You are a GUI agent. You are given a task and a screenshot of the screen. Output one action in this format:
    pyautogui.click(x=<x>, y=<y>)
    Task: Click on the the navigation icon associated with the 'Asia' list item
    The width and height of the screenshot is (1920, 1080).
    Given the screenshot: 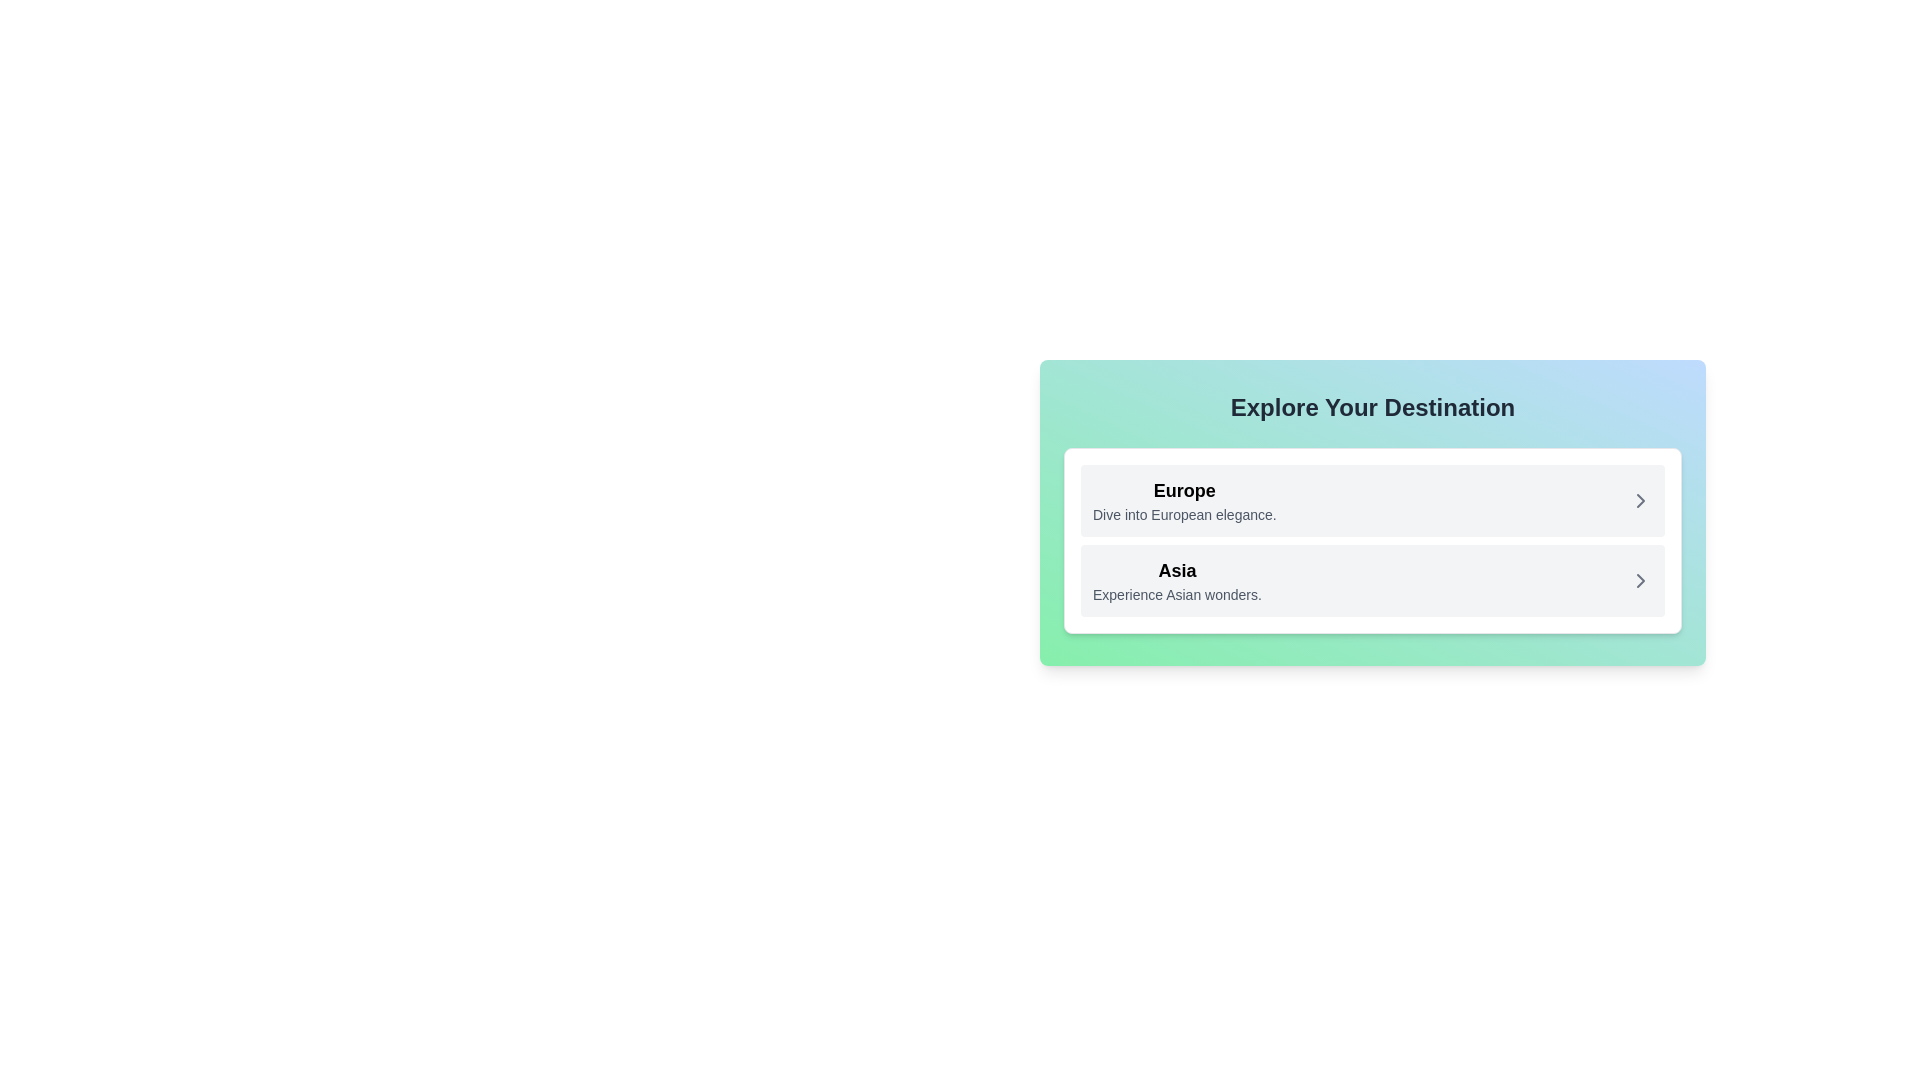 What is the action you would take?
    pyautogui.click(x=1641, y=581)
    